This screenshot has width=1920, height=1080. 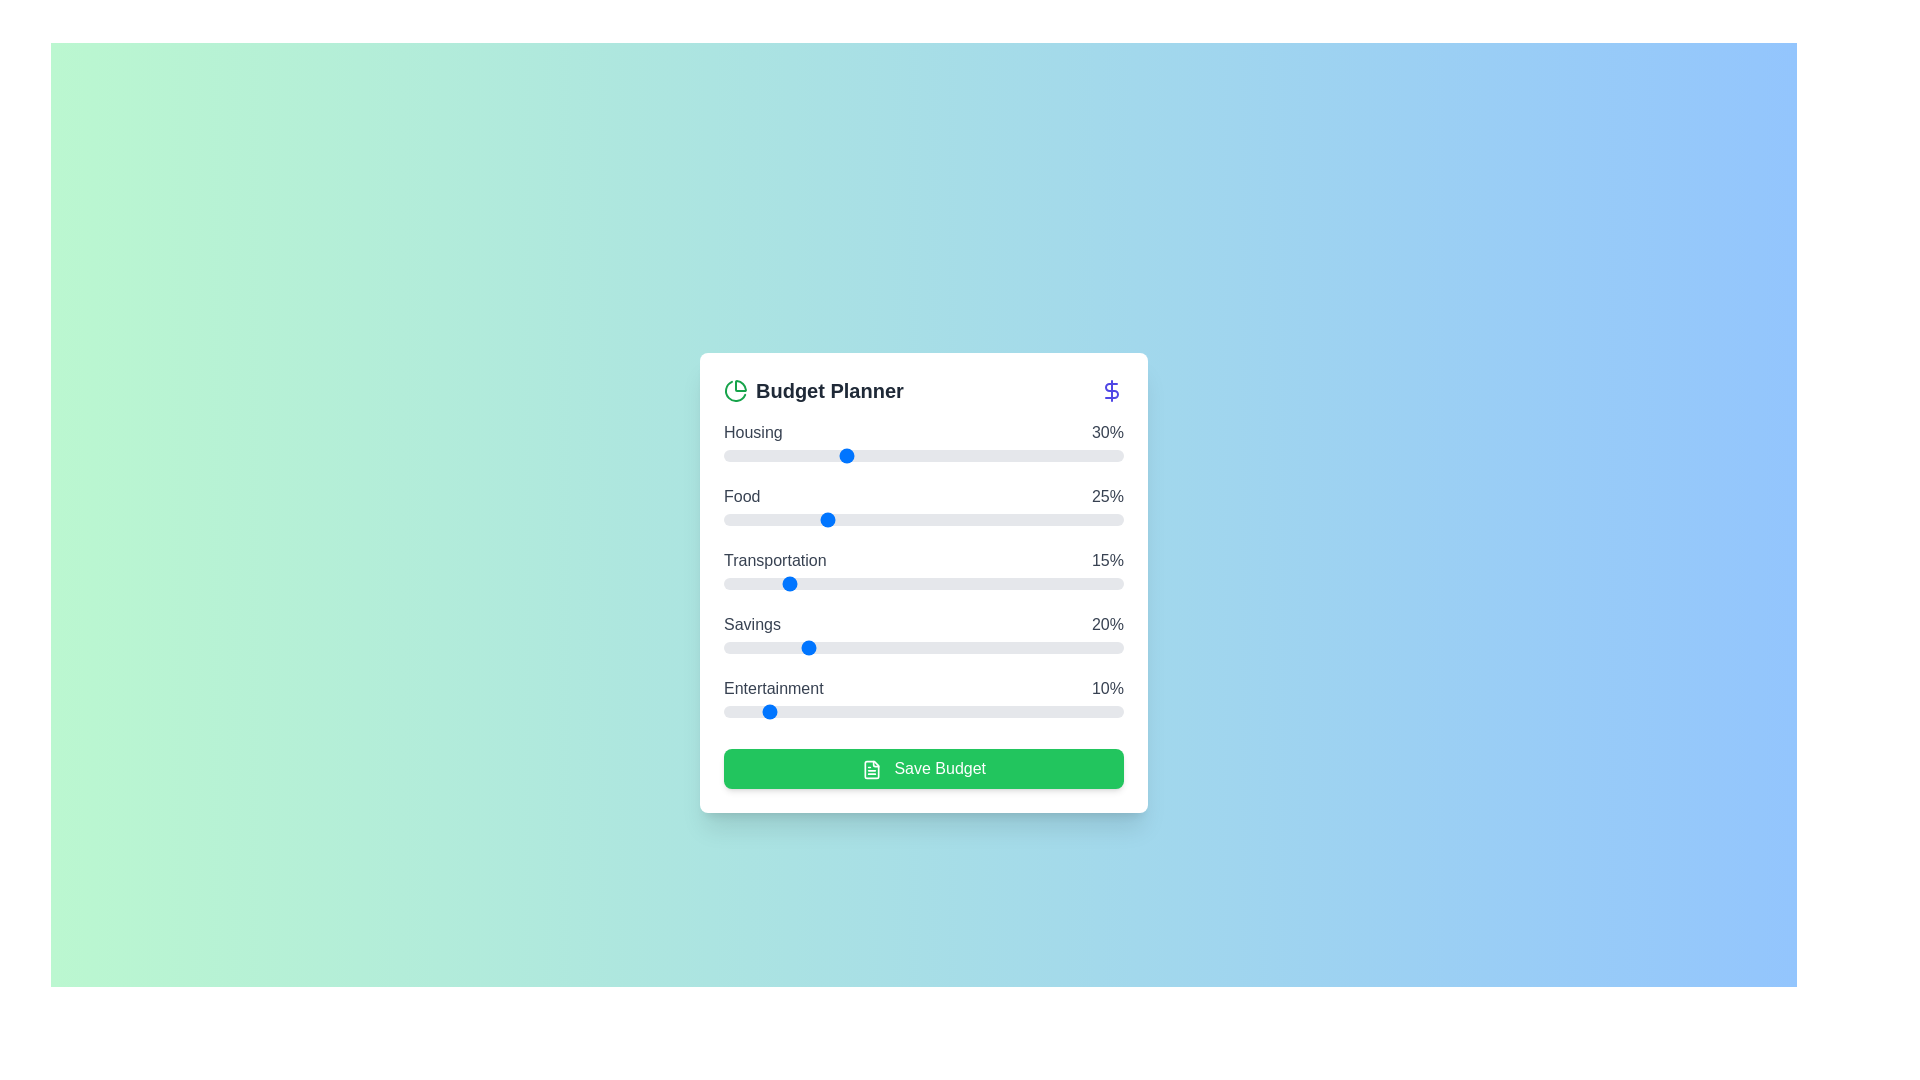 I want to click on the slider for 'Food' to set its percentage to 41, so click(x=887, y=519).